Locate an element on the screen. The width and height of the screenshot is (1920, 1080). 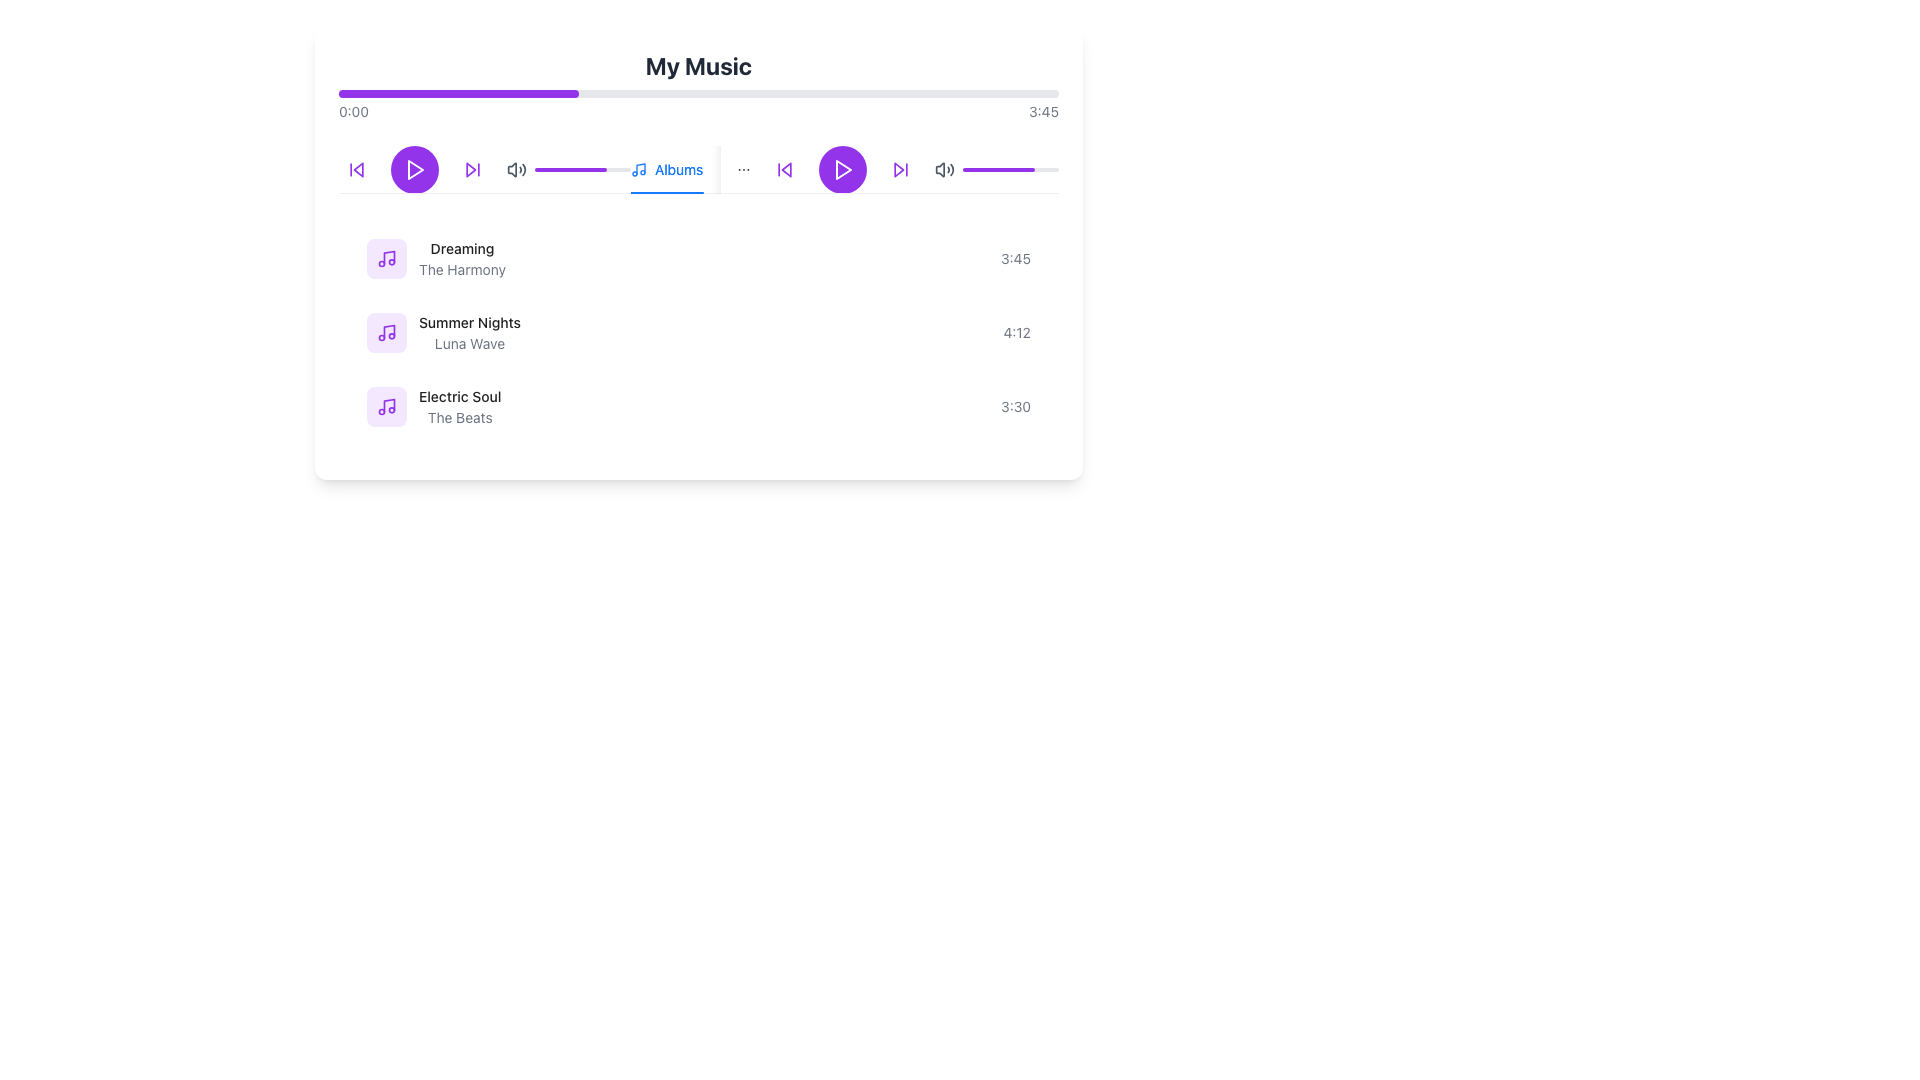
the play button located in the center of the control bar of the music player for visual feedback is located at coordinates (413, 168).